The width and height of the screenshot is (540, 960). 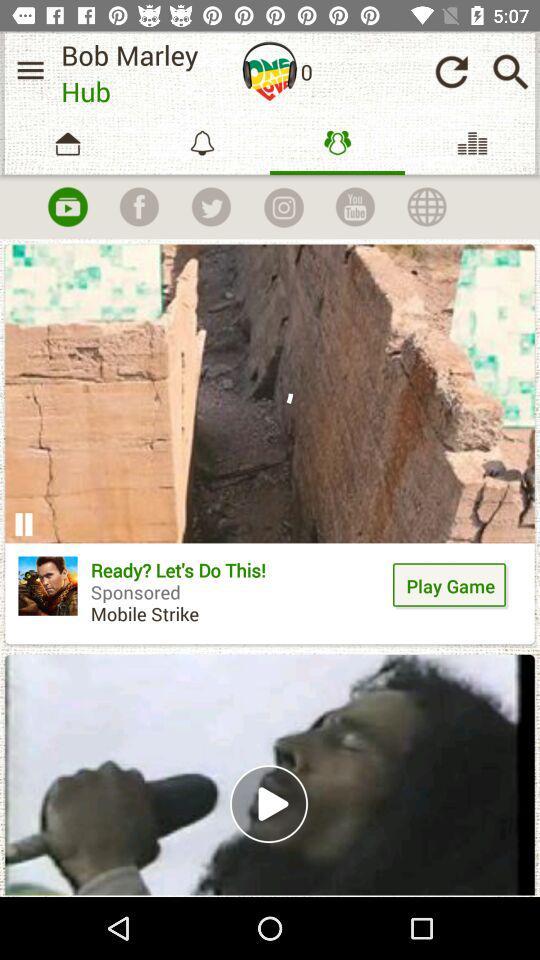 What do you see at coordinates (451, 71) in the screenshot?
I see `refresh` at bounding box center [451, 71].